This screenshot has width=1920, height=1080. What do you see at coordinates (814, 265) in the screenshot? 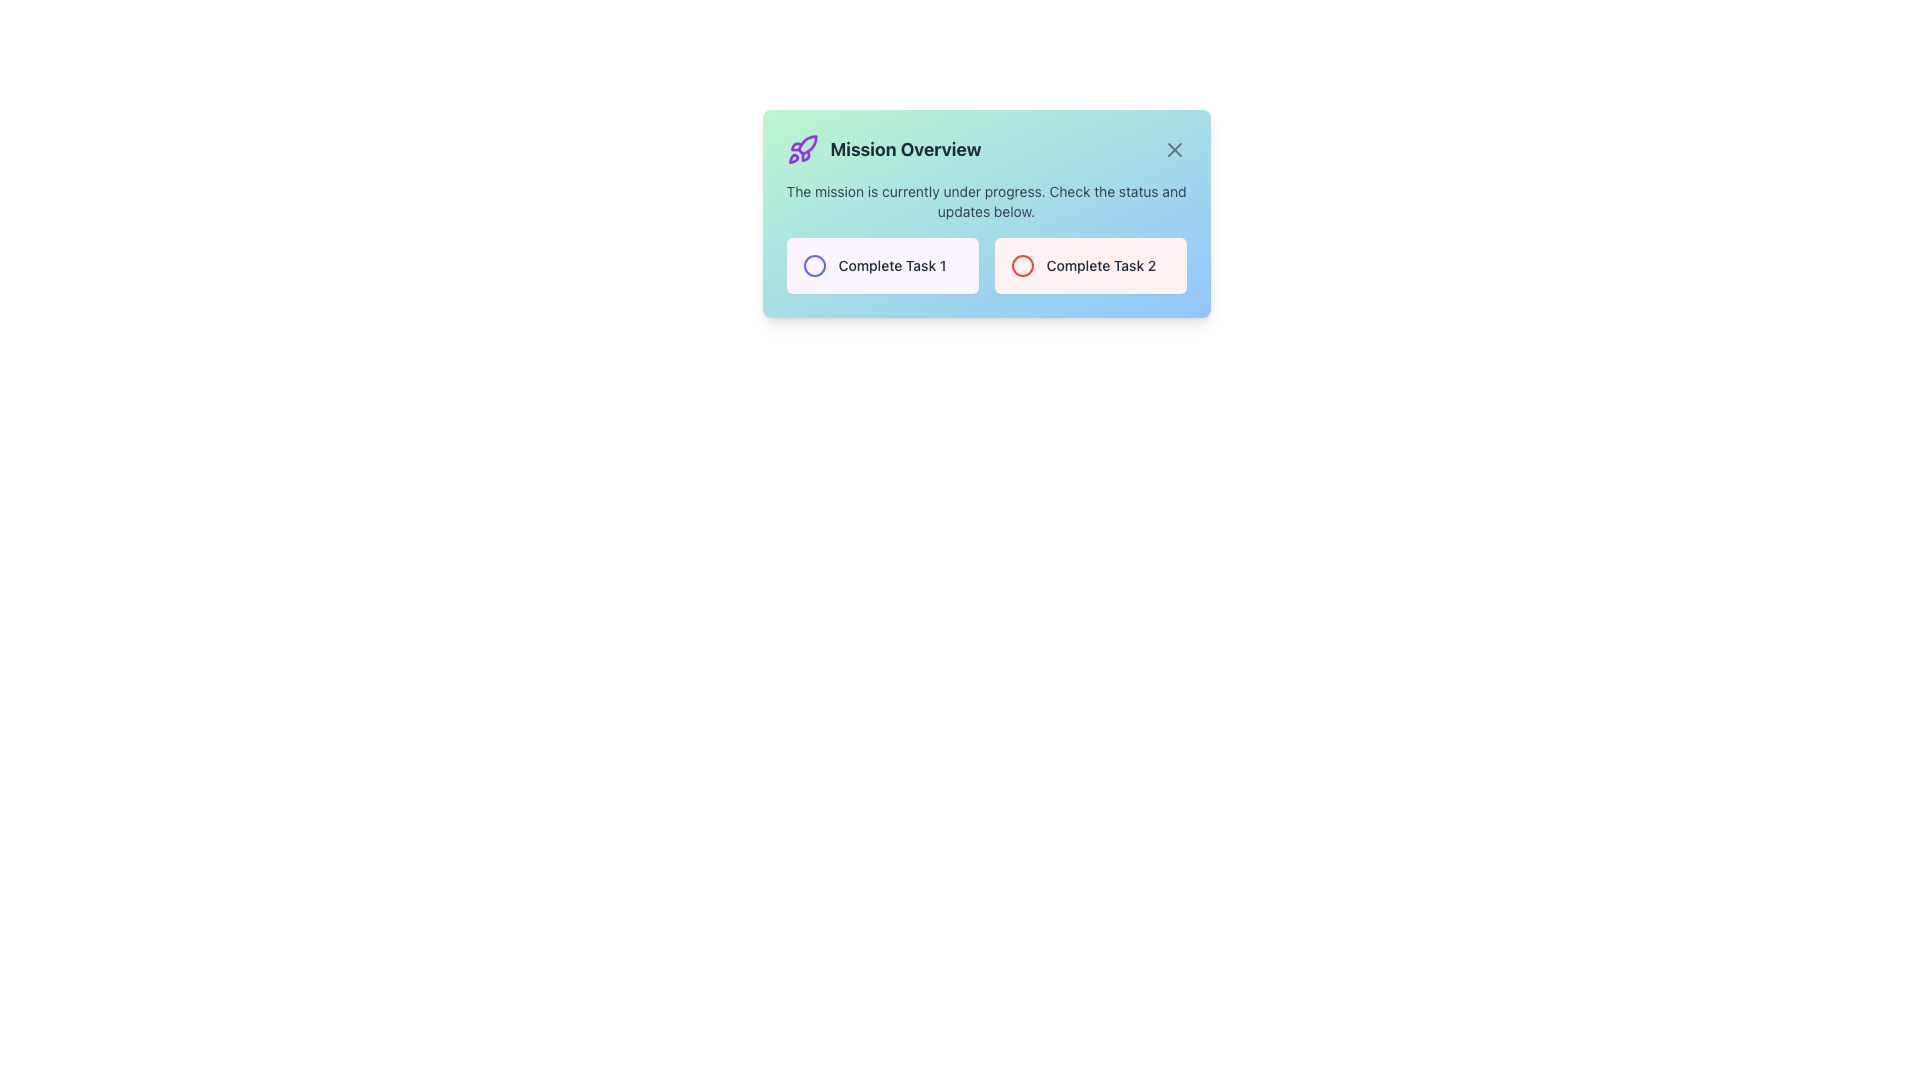
I see `the vibrant indigo circular icon located to the left of the 'Complete Task 1' textual label` at bounding box center [814, 265].